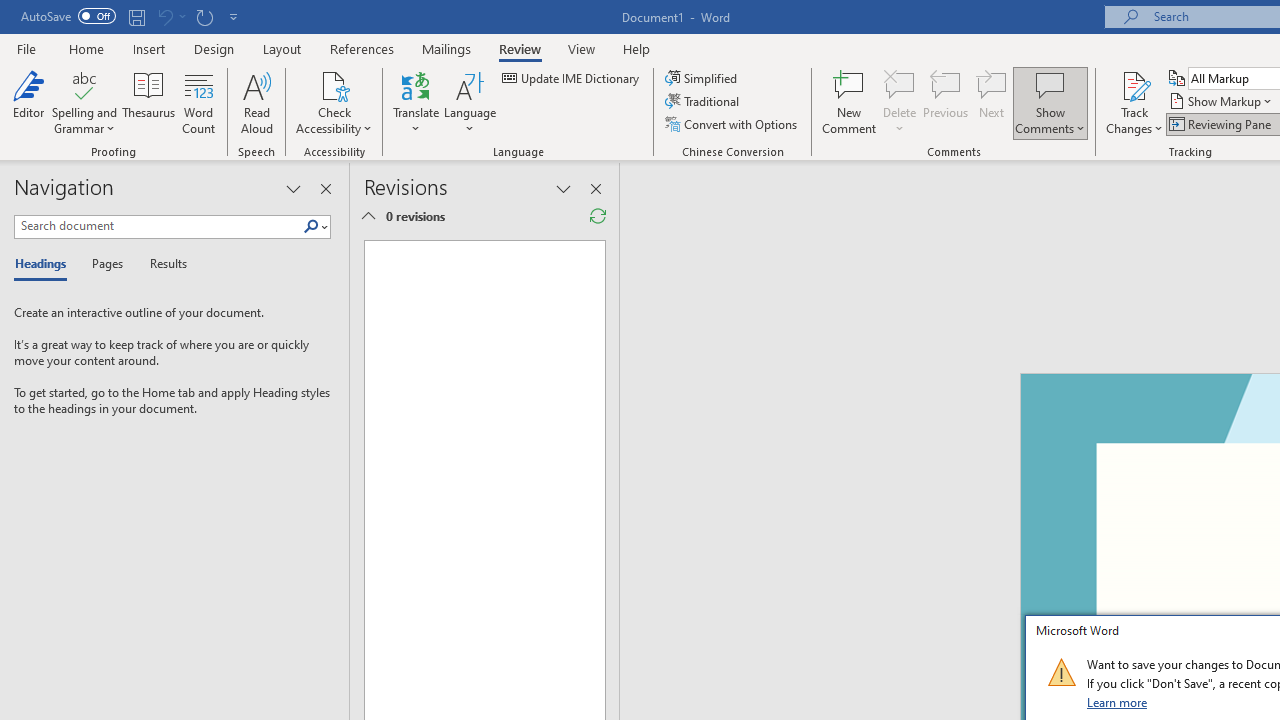 The image size is (1280, 720). Describe the element at coordinates (334, 103) in the screenshot. I see `'Check Accessibility'` at that location.